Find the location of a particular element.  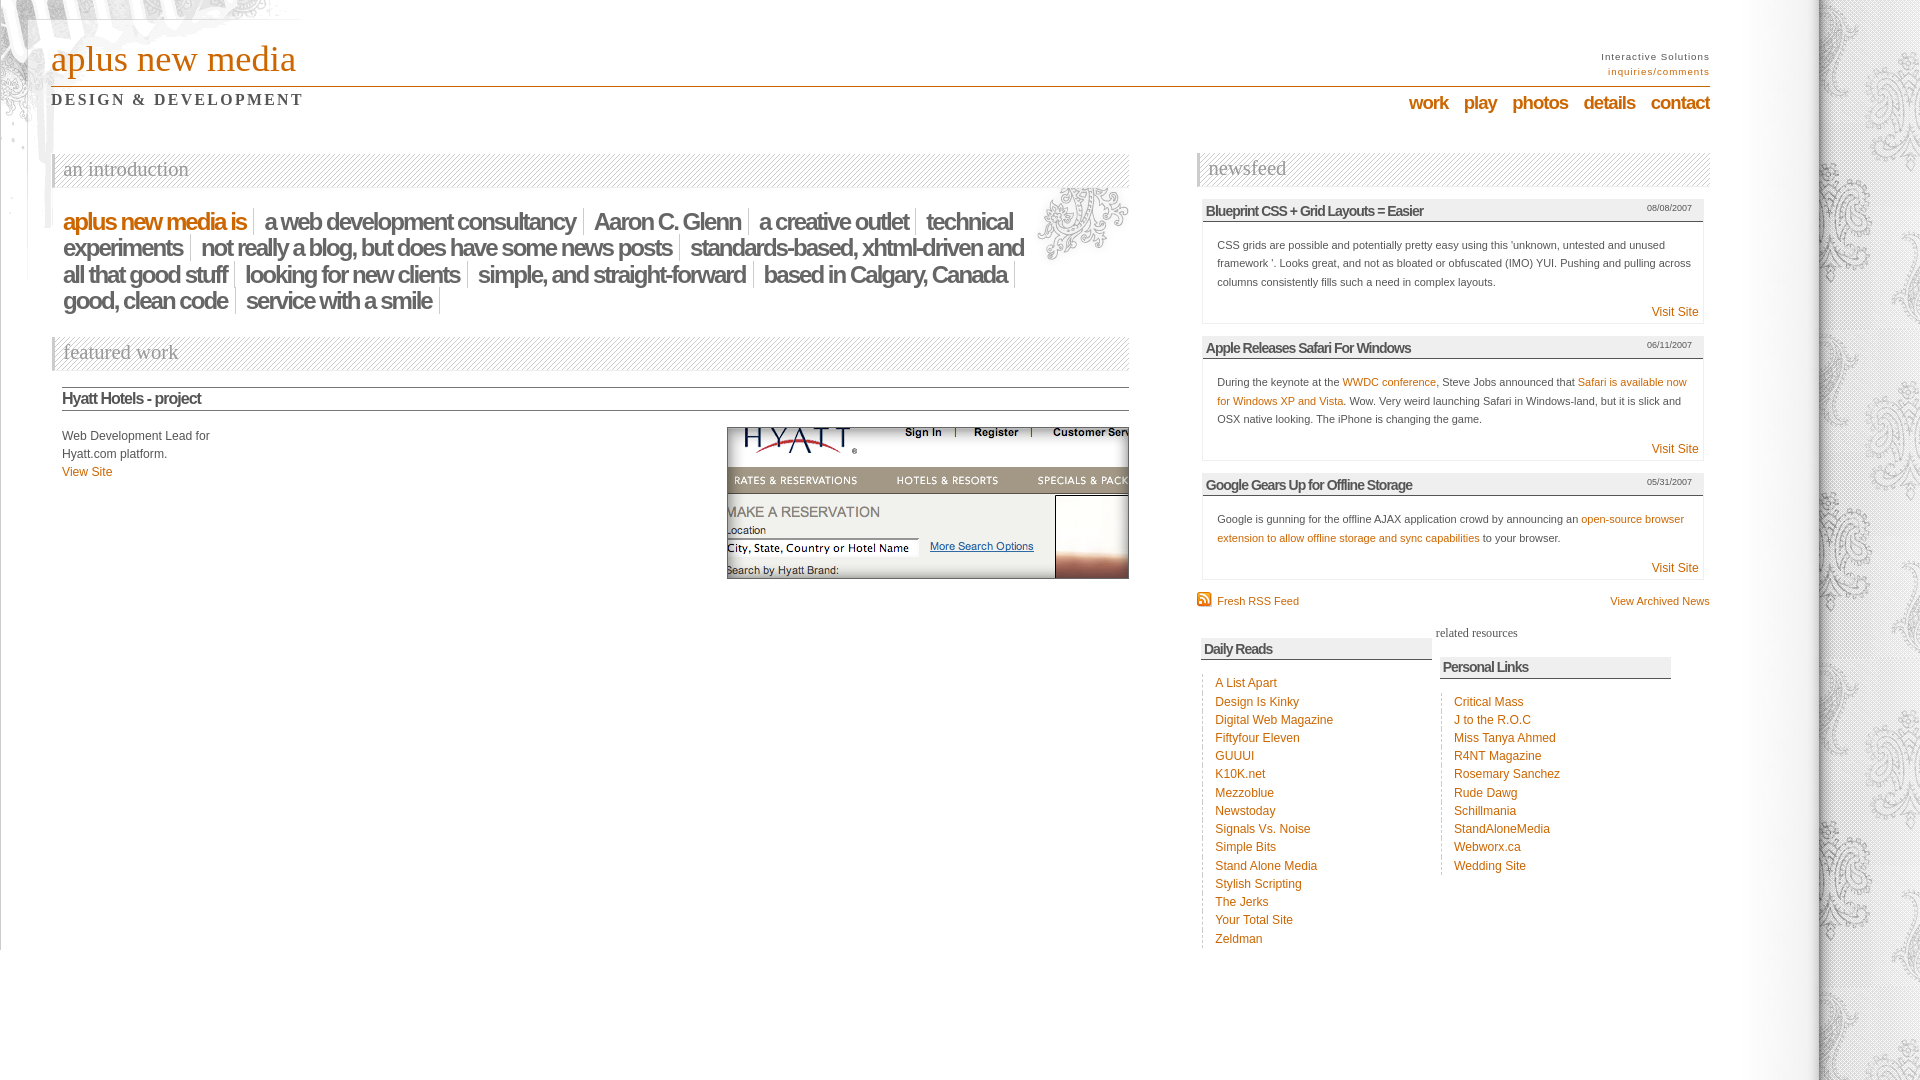

'Simple Bits' is located at coordinates (1316, 847).